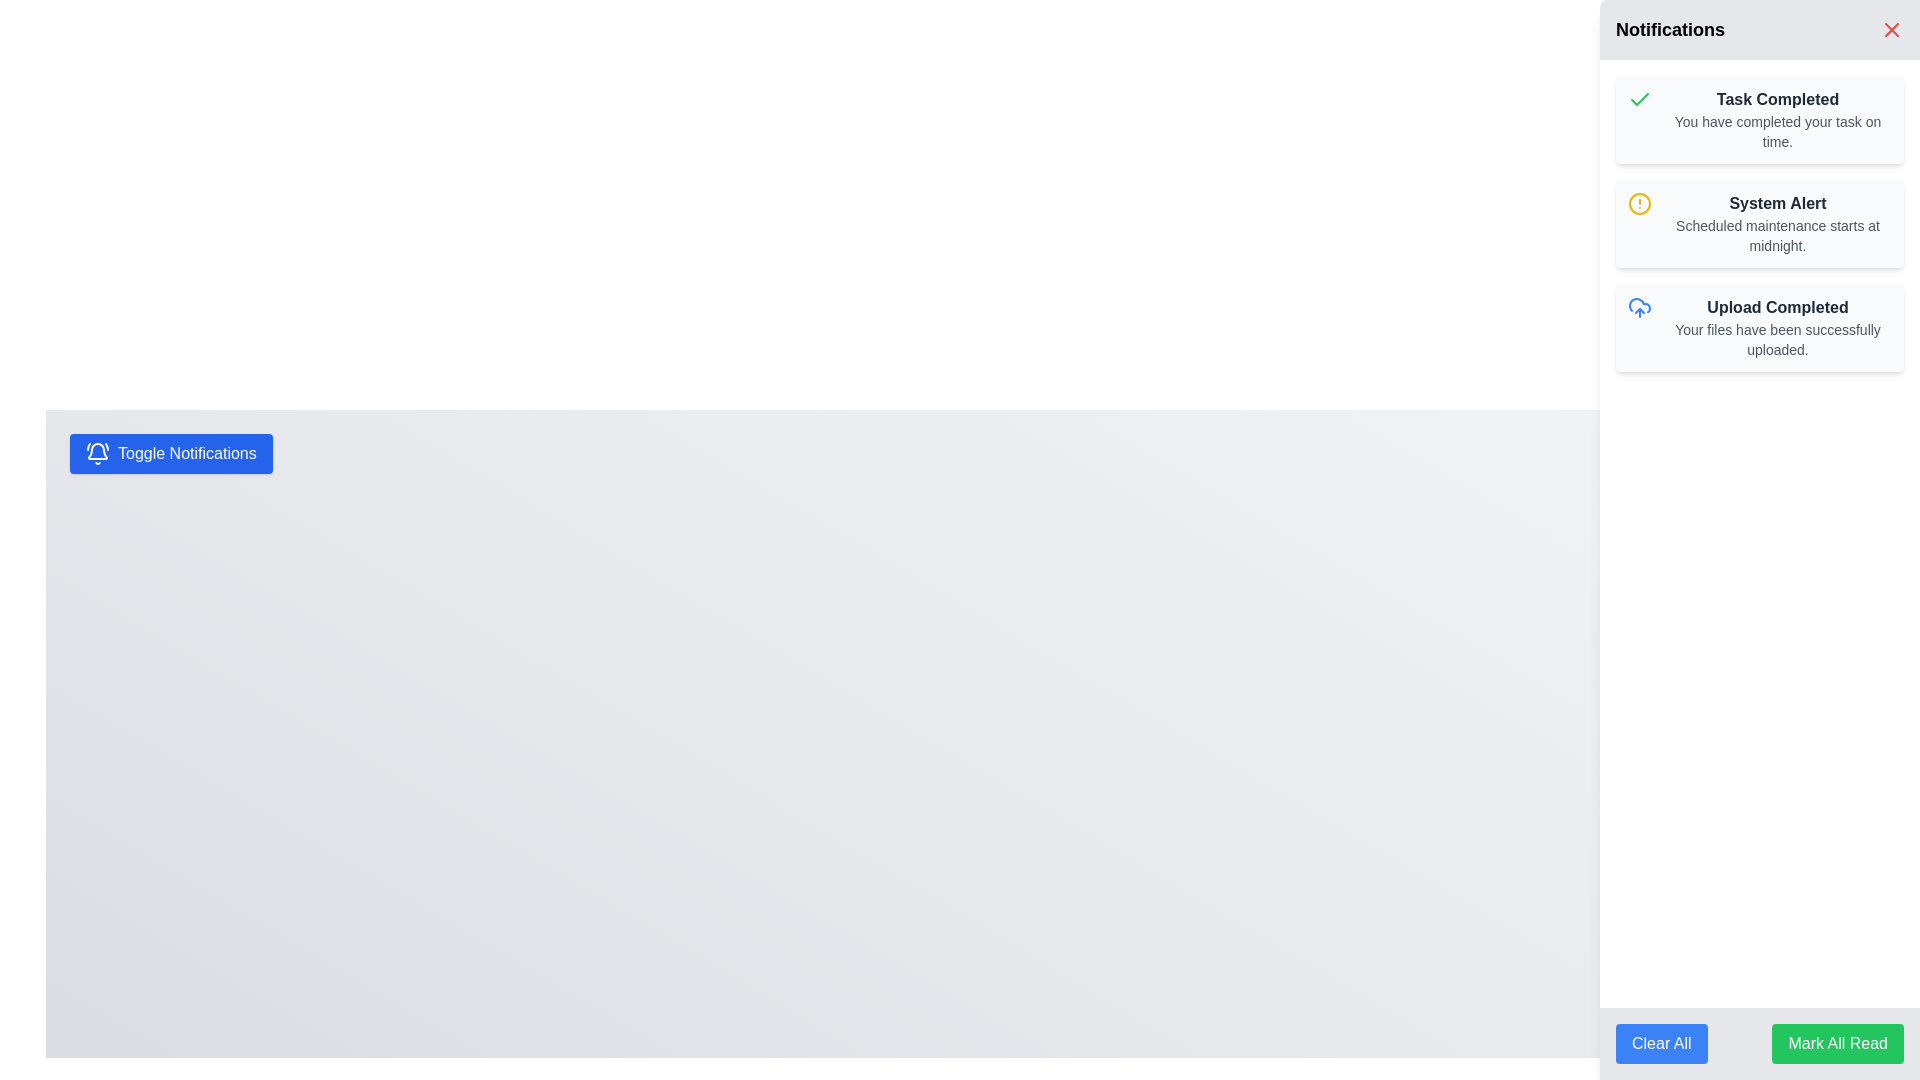 The width and height of the screenshot is (1920, 1080). I want to click on the bell icon element that symbolizes notifications, located within the 'Toggle Notifications' button, so click(96, 454).